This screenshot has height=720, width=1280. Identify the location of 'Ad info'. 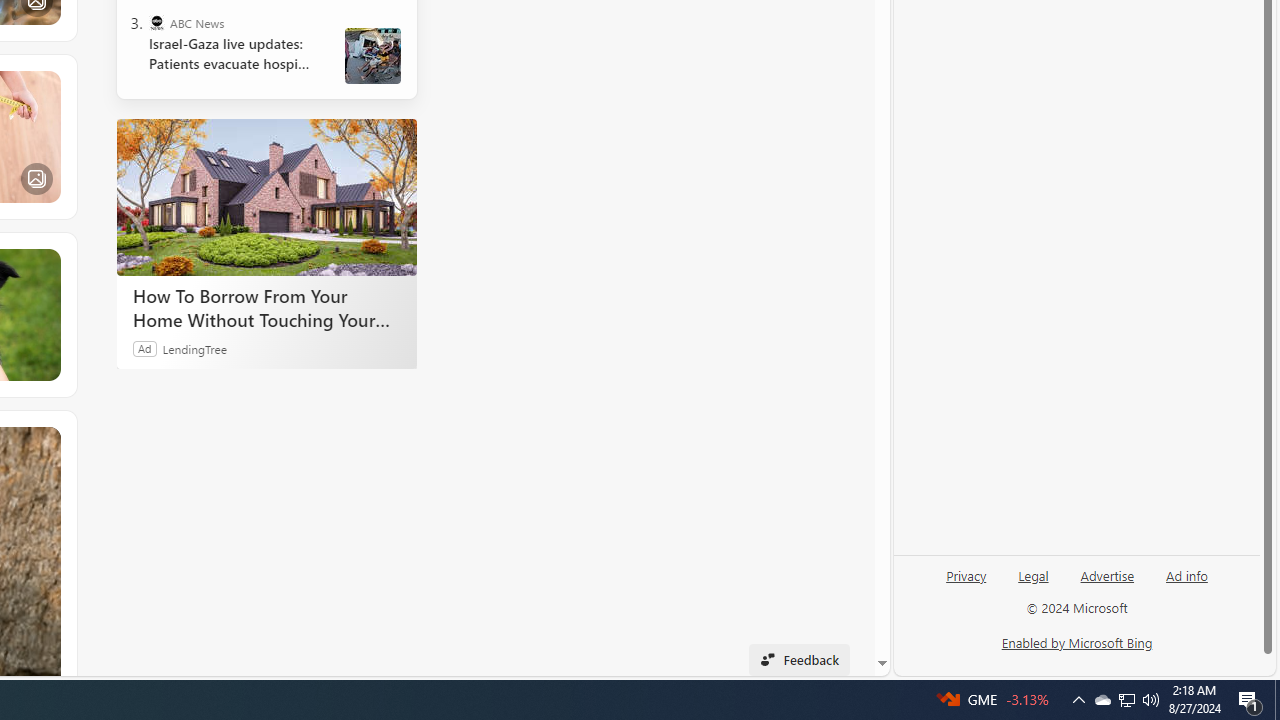
(1187, 574).